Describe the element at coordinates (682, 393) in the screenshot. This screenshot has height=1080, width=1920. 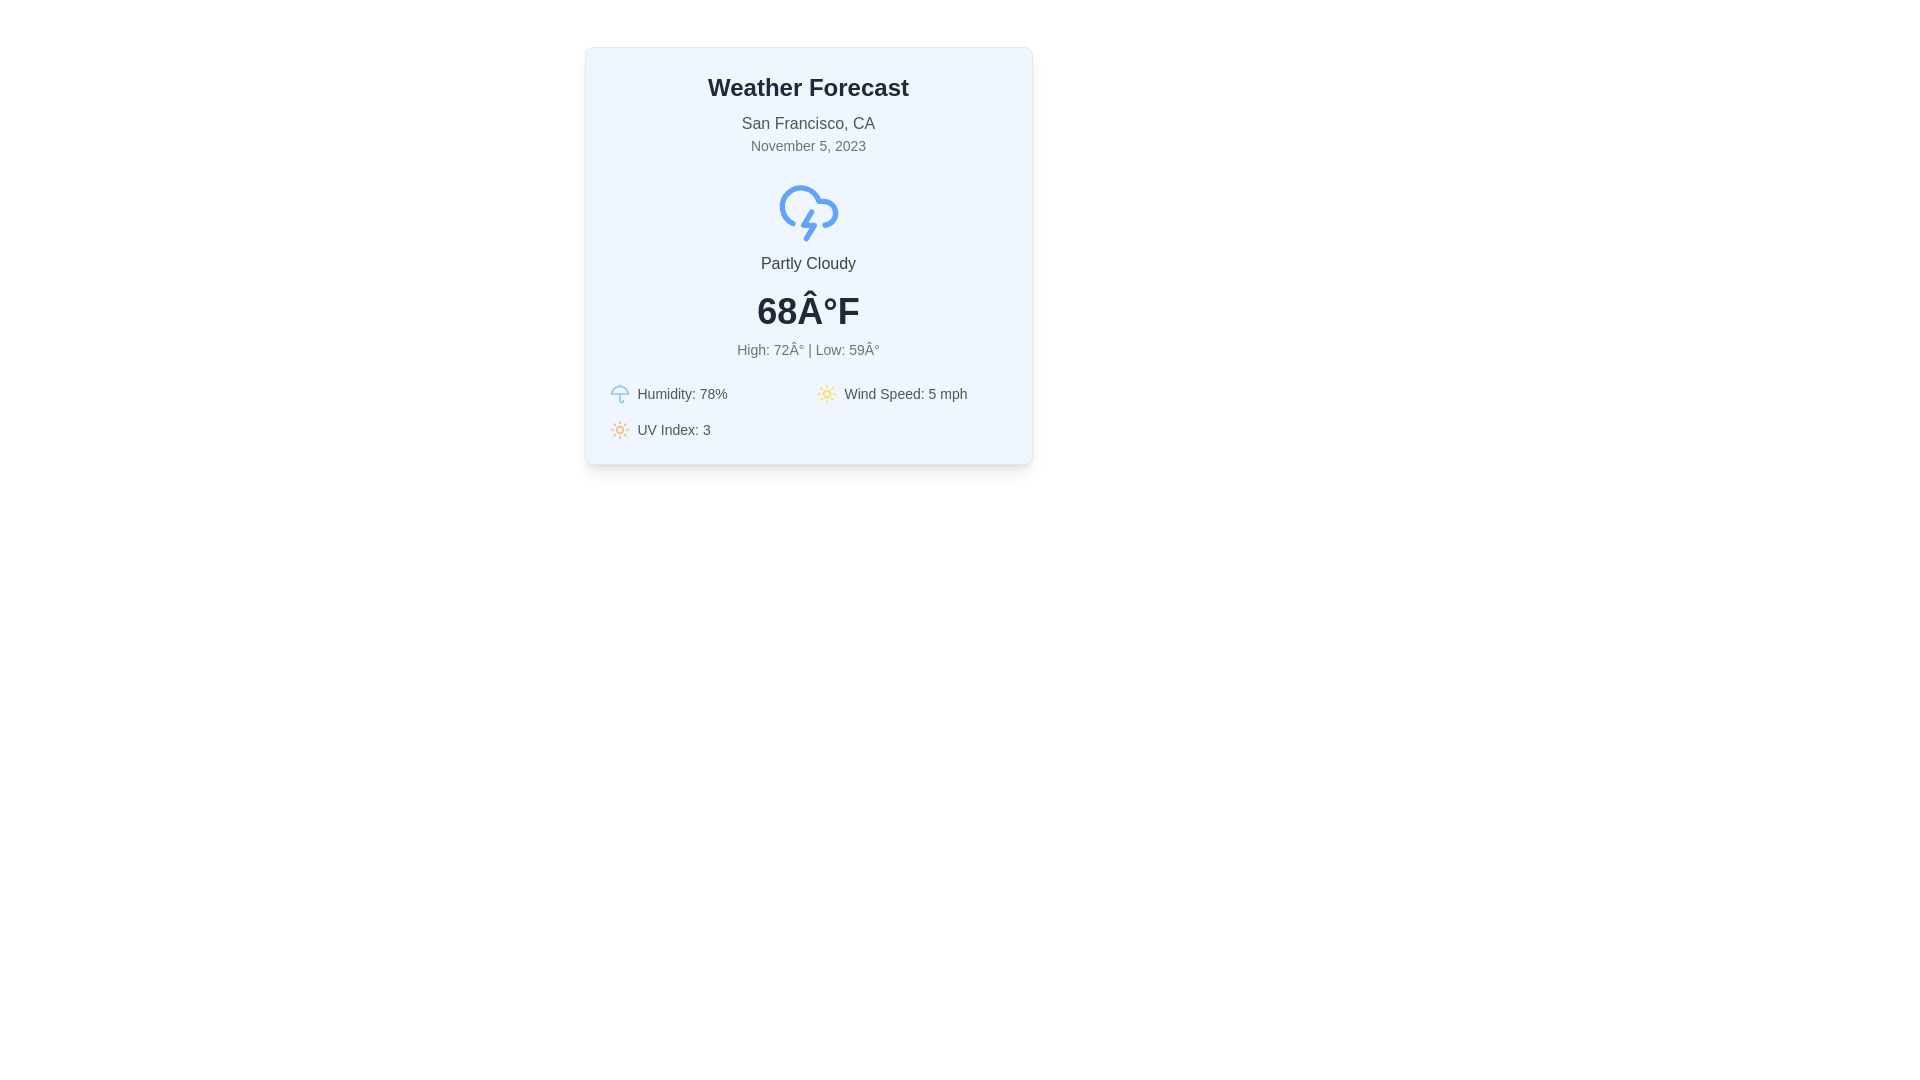
I see `the humidity information text label, which is situated between a blue umbrella icon on the left and a UV index details group on the right` at that location.